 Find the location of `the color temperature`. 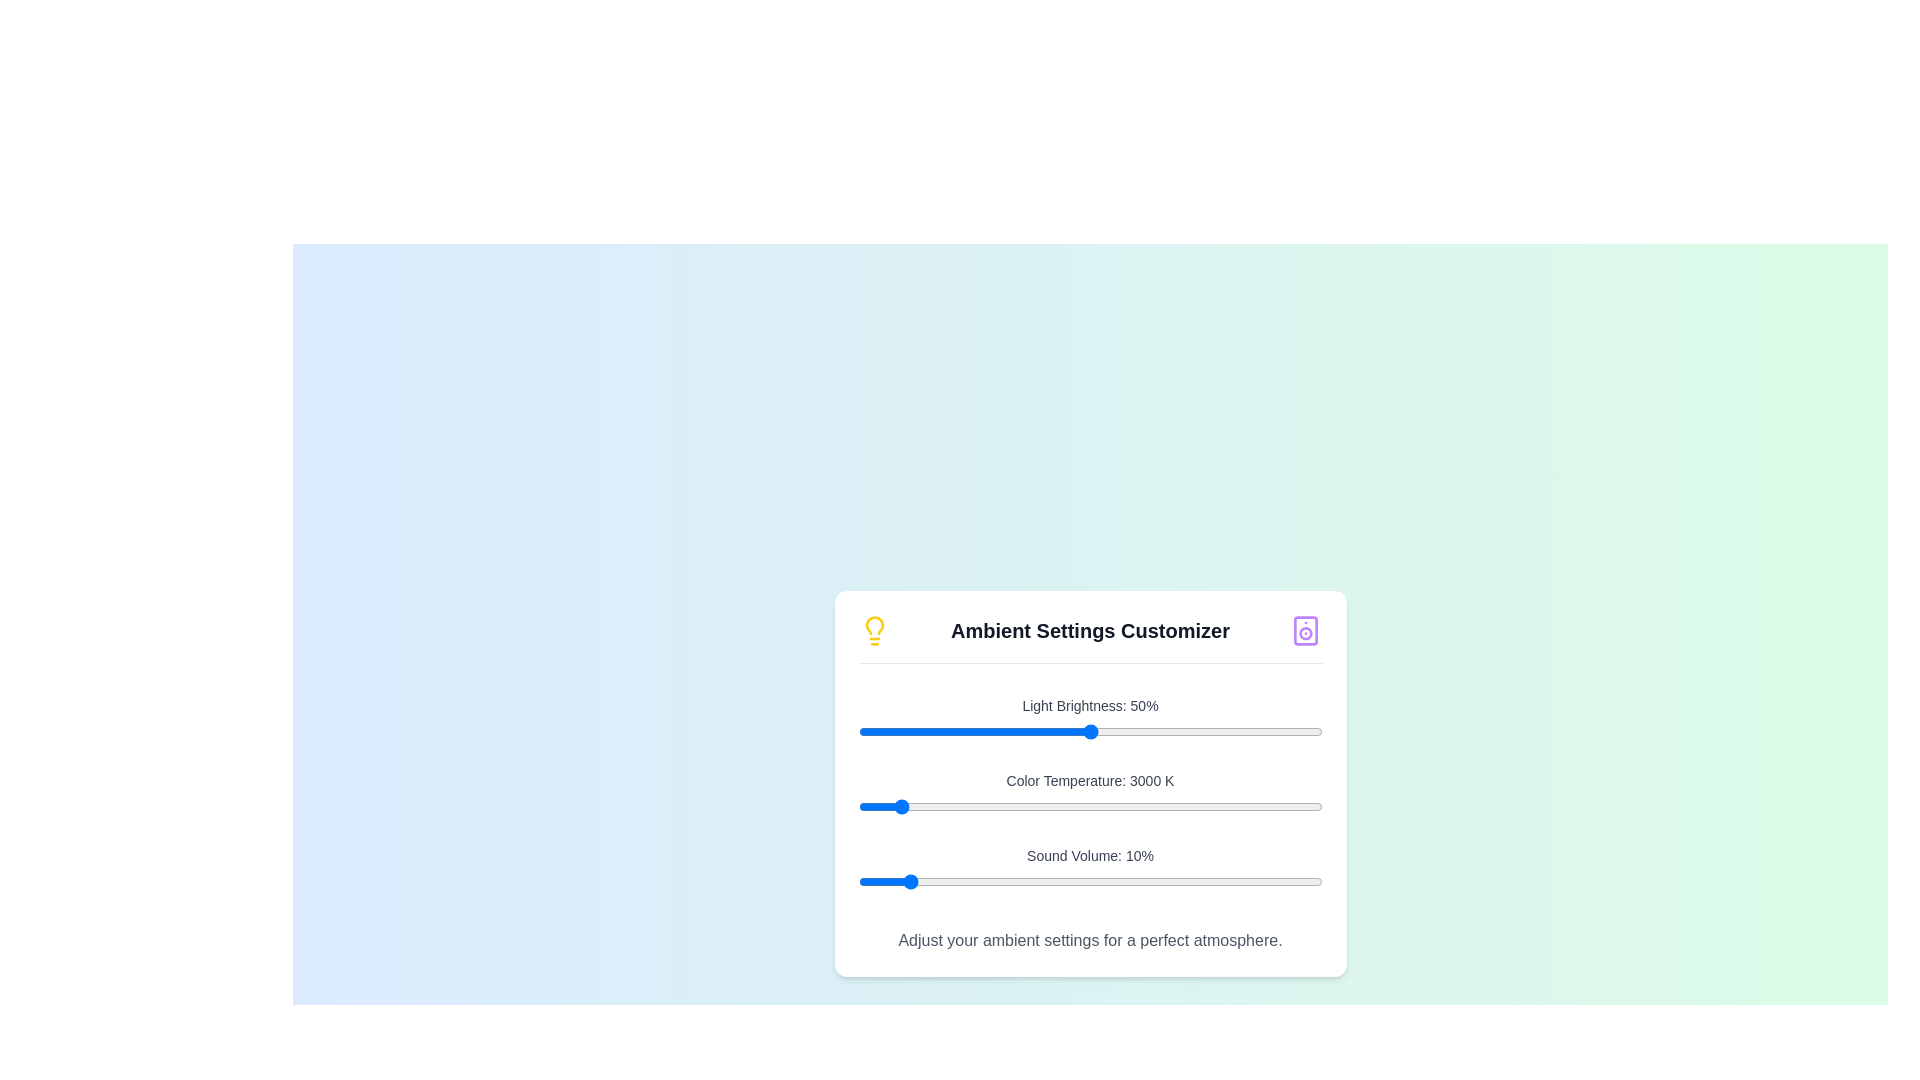

the color temperature is located at coordinates (1217, 805).